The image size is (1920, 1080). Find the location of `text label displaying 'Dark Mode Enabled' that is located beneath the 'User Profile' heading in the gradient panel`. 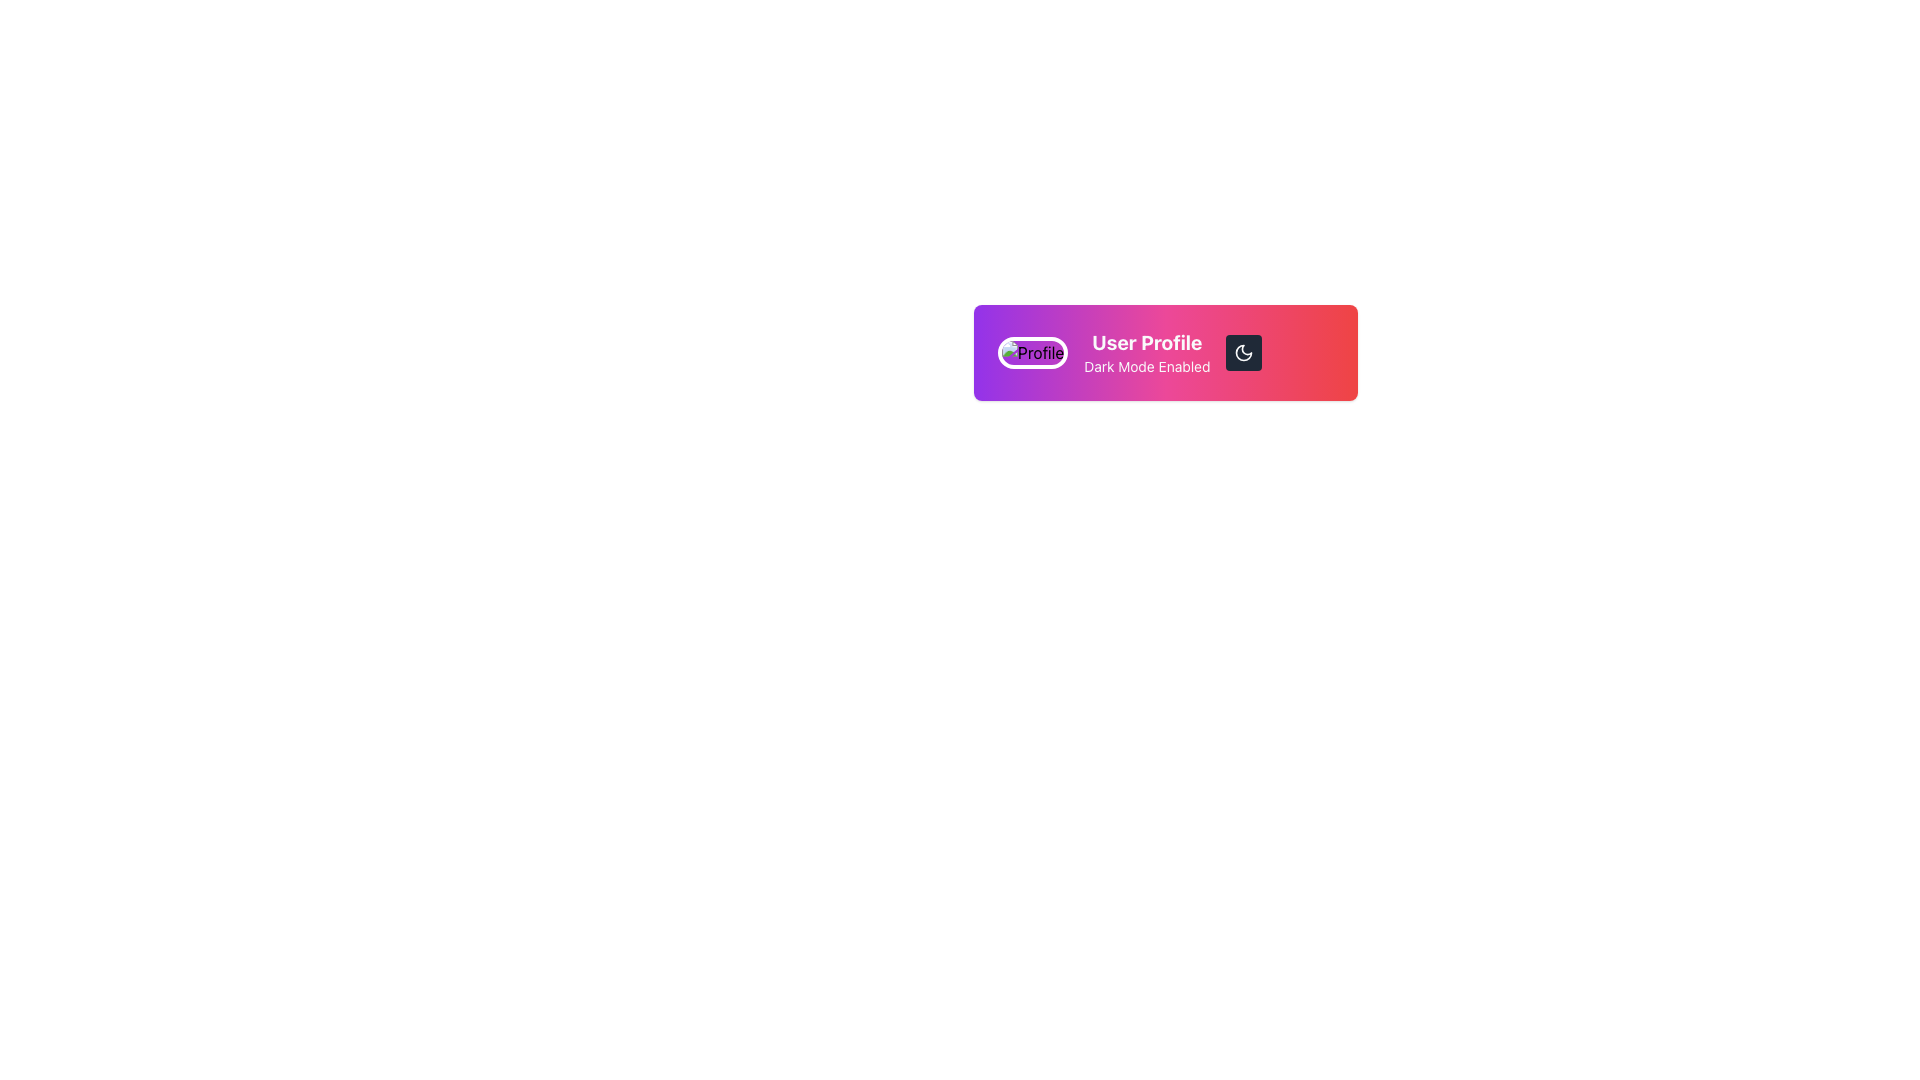

text label displaying 'Dark Mode Enabled' that is located beneath the 'User Profile' heading in the gradient panel is located at coordinates (1147, 366).